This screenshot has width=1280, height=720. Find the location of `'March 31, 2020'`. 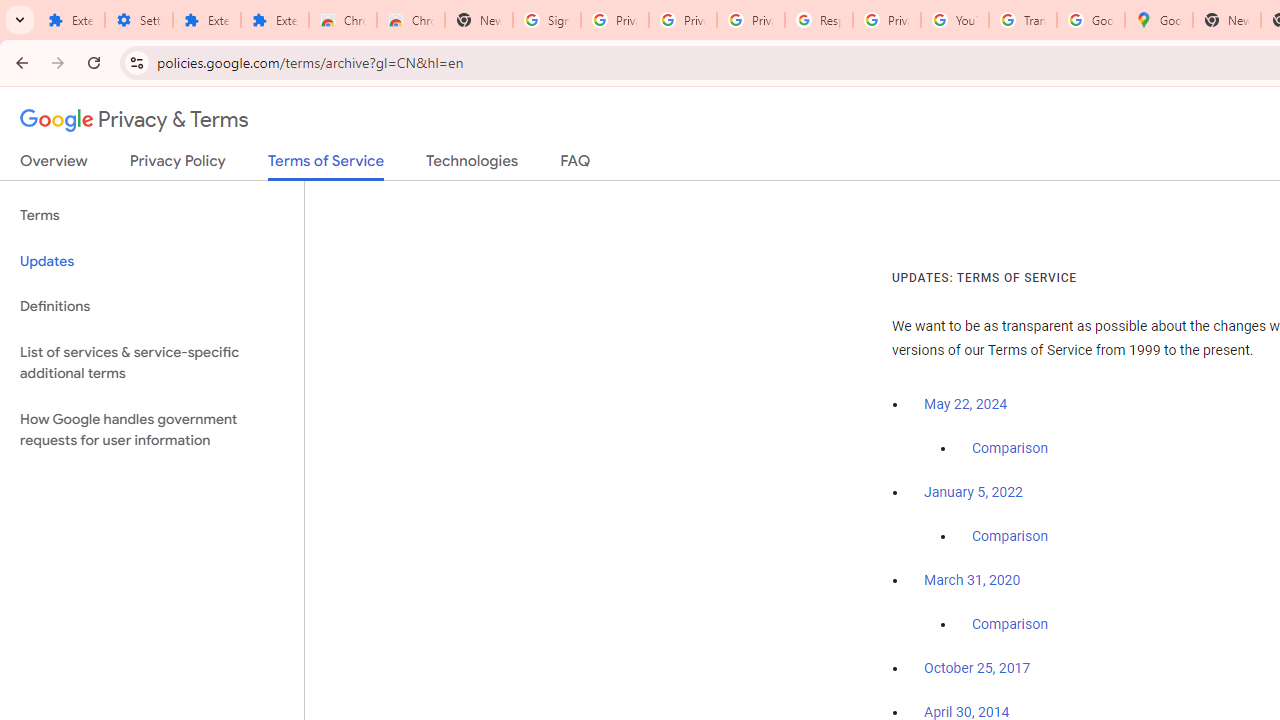

'March 31, 2020' is located at coordinates (972, 580).